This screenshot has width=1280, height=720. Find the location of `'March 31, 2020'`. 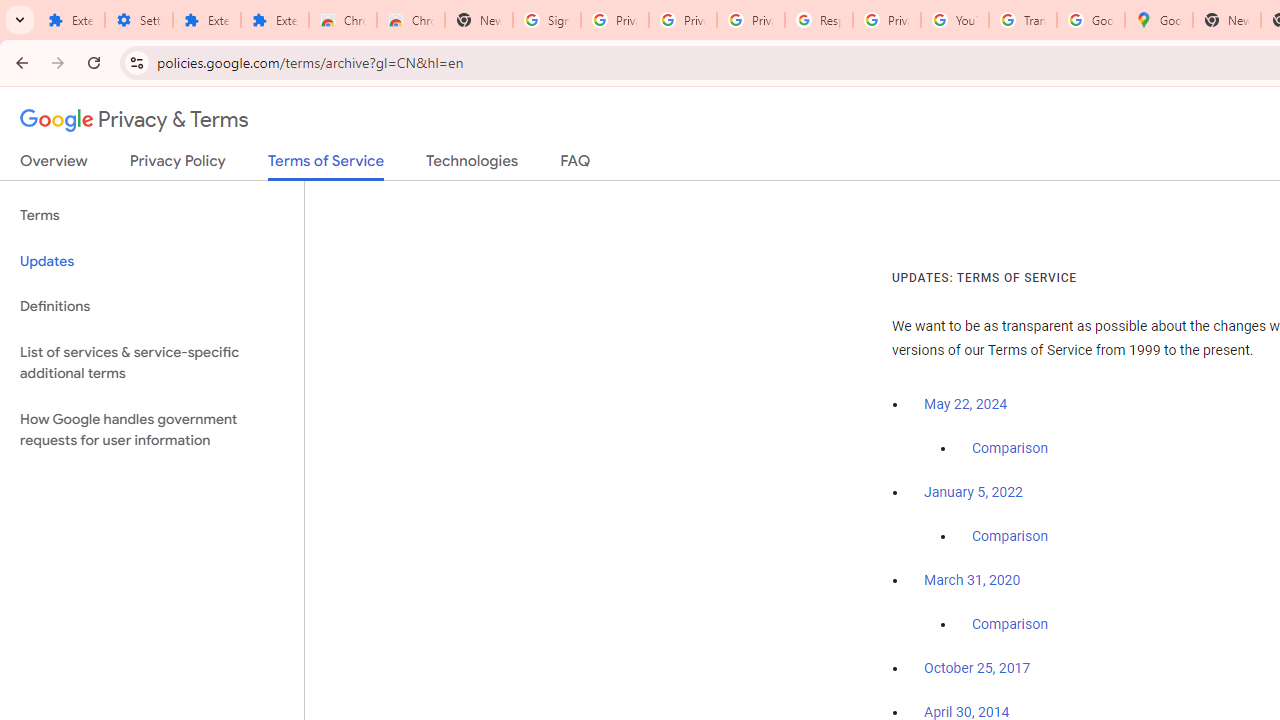

'March 31, 2020' is located at coordinates (972, 580).